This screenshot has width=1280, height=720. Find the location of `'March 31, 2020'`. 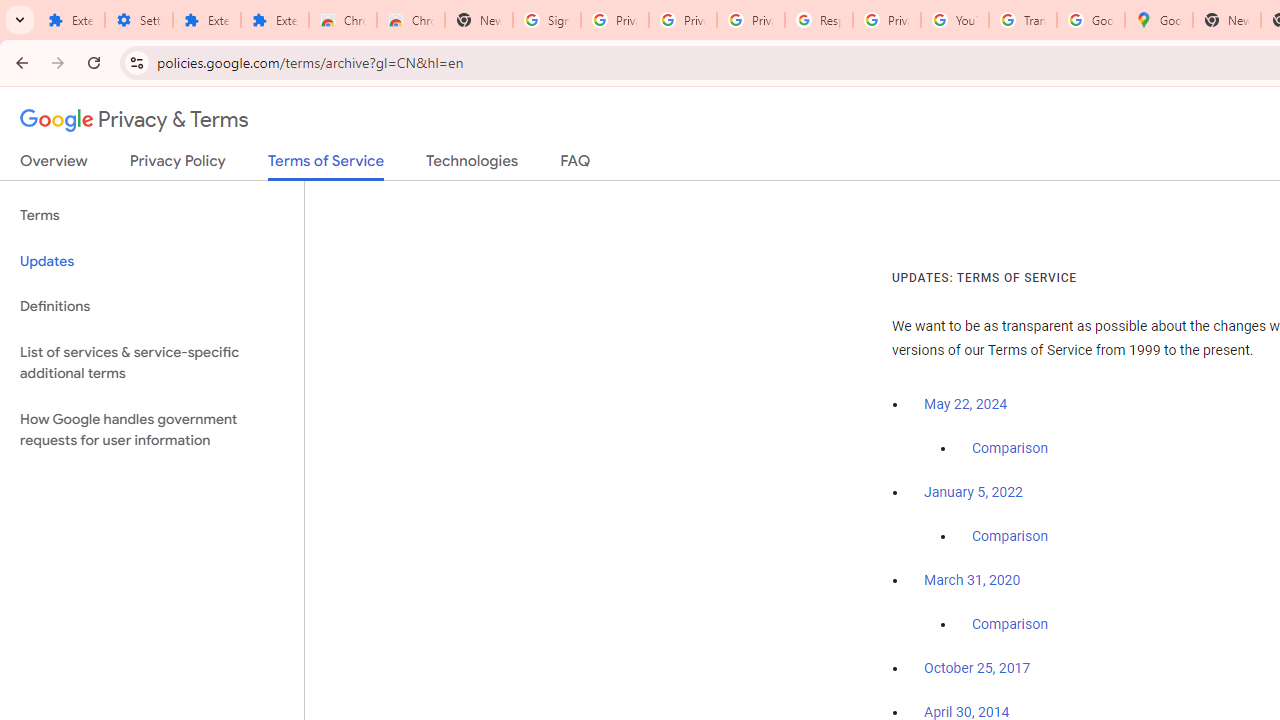

'March 31, 2020' is located at coordinates (972, 580).